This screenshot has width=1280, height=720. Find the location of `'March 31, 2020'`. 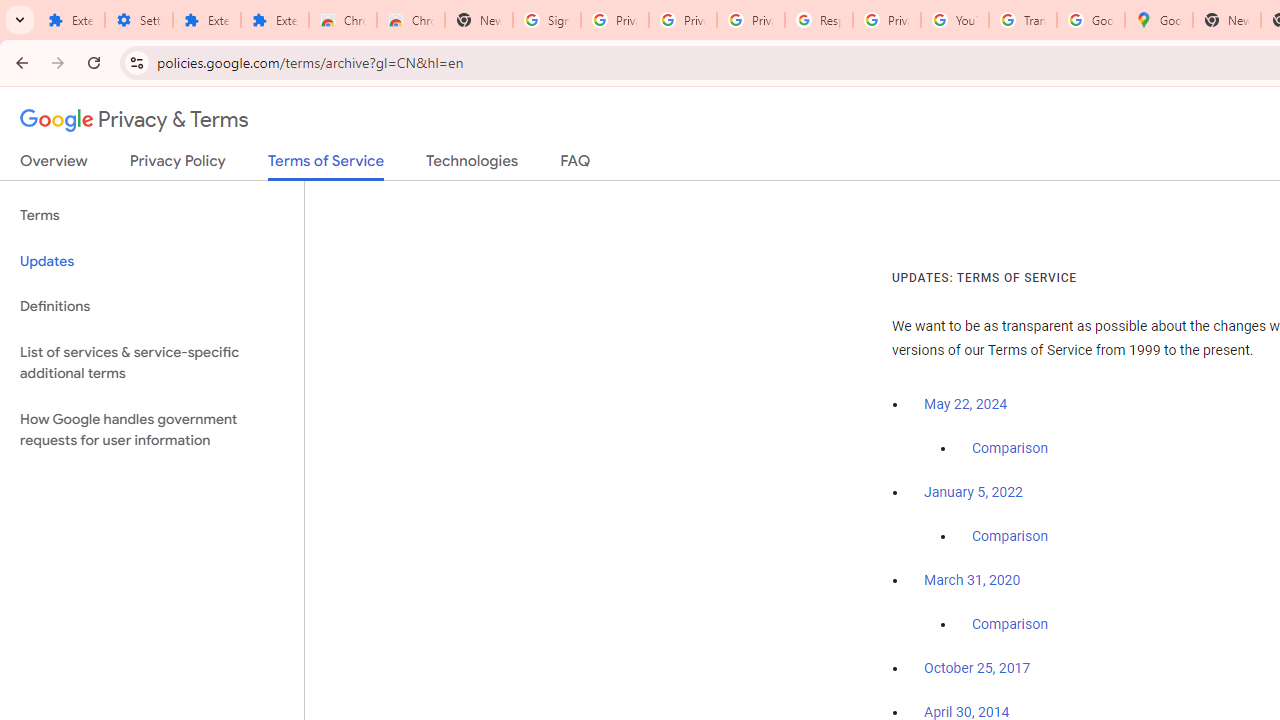

'March 31, 2020' is located at coordinates (972, 580).